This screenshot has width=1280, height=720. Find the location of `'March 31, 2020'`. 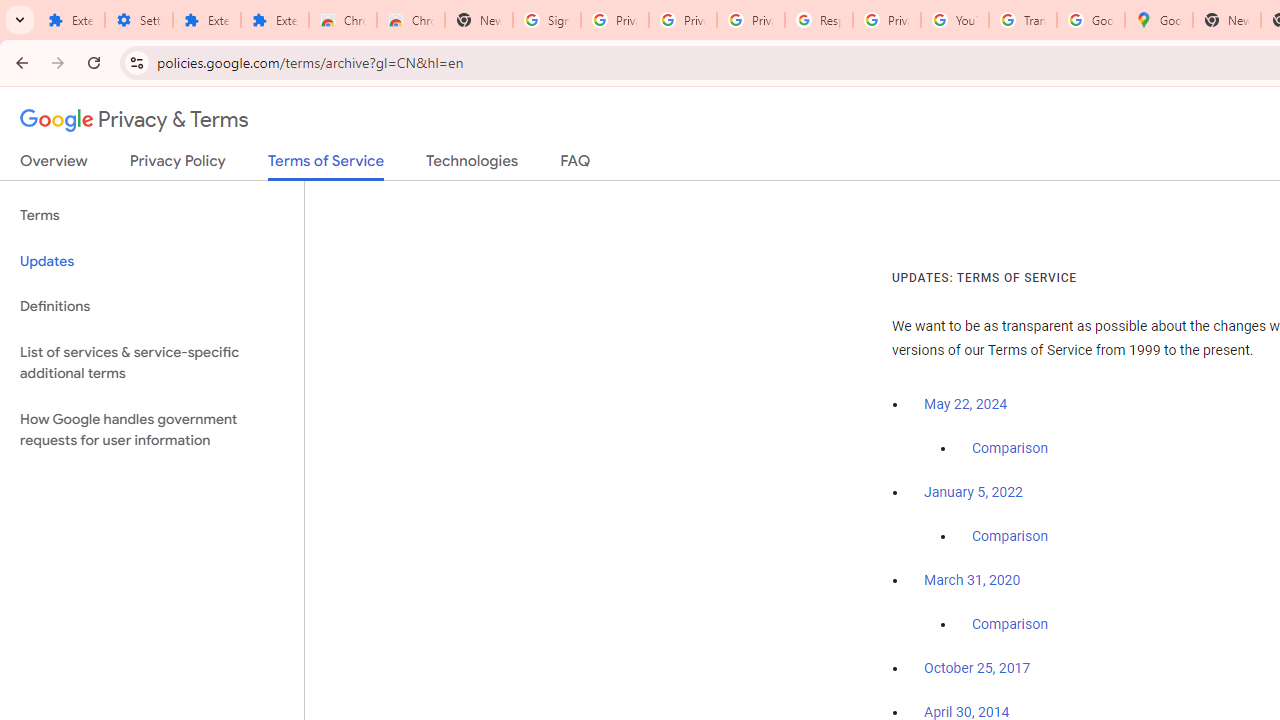

'March 31, 2020' is located at coordinates (972, 580).